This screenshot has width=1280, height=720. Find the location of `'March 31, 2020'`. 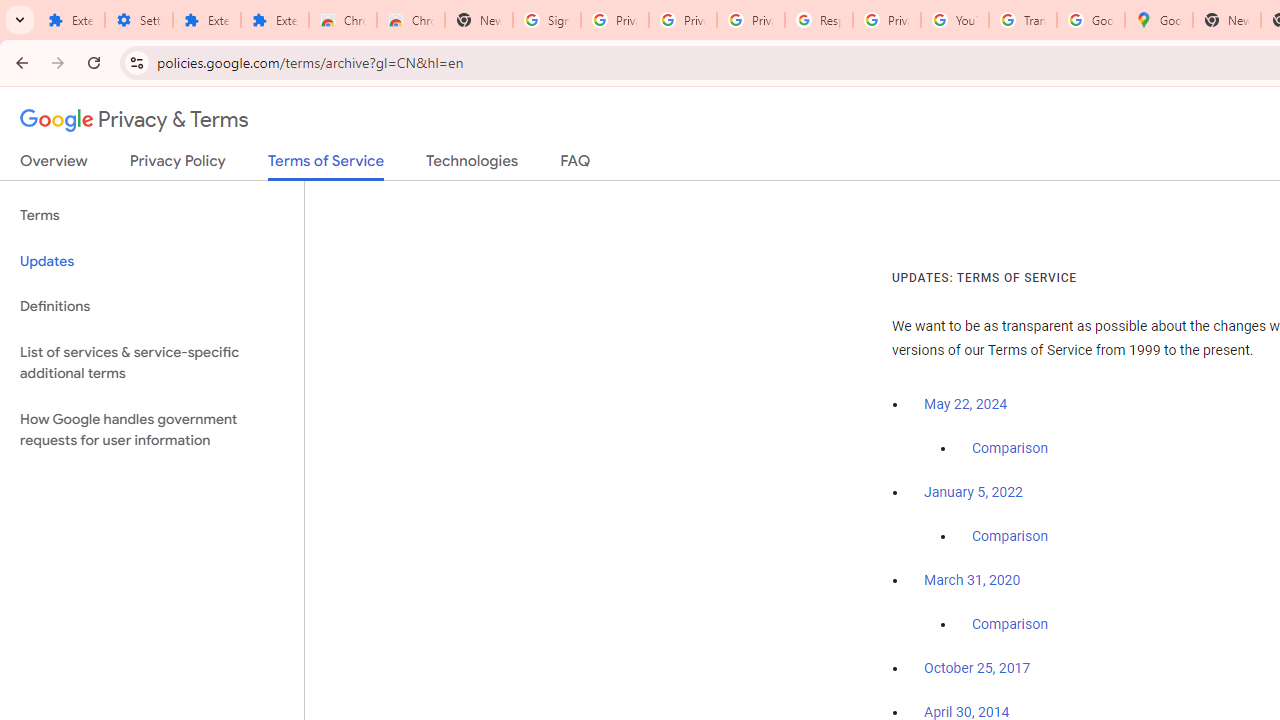

'March 31, 2020' is located at coordinates (972, 580).